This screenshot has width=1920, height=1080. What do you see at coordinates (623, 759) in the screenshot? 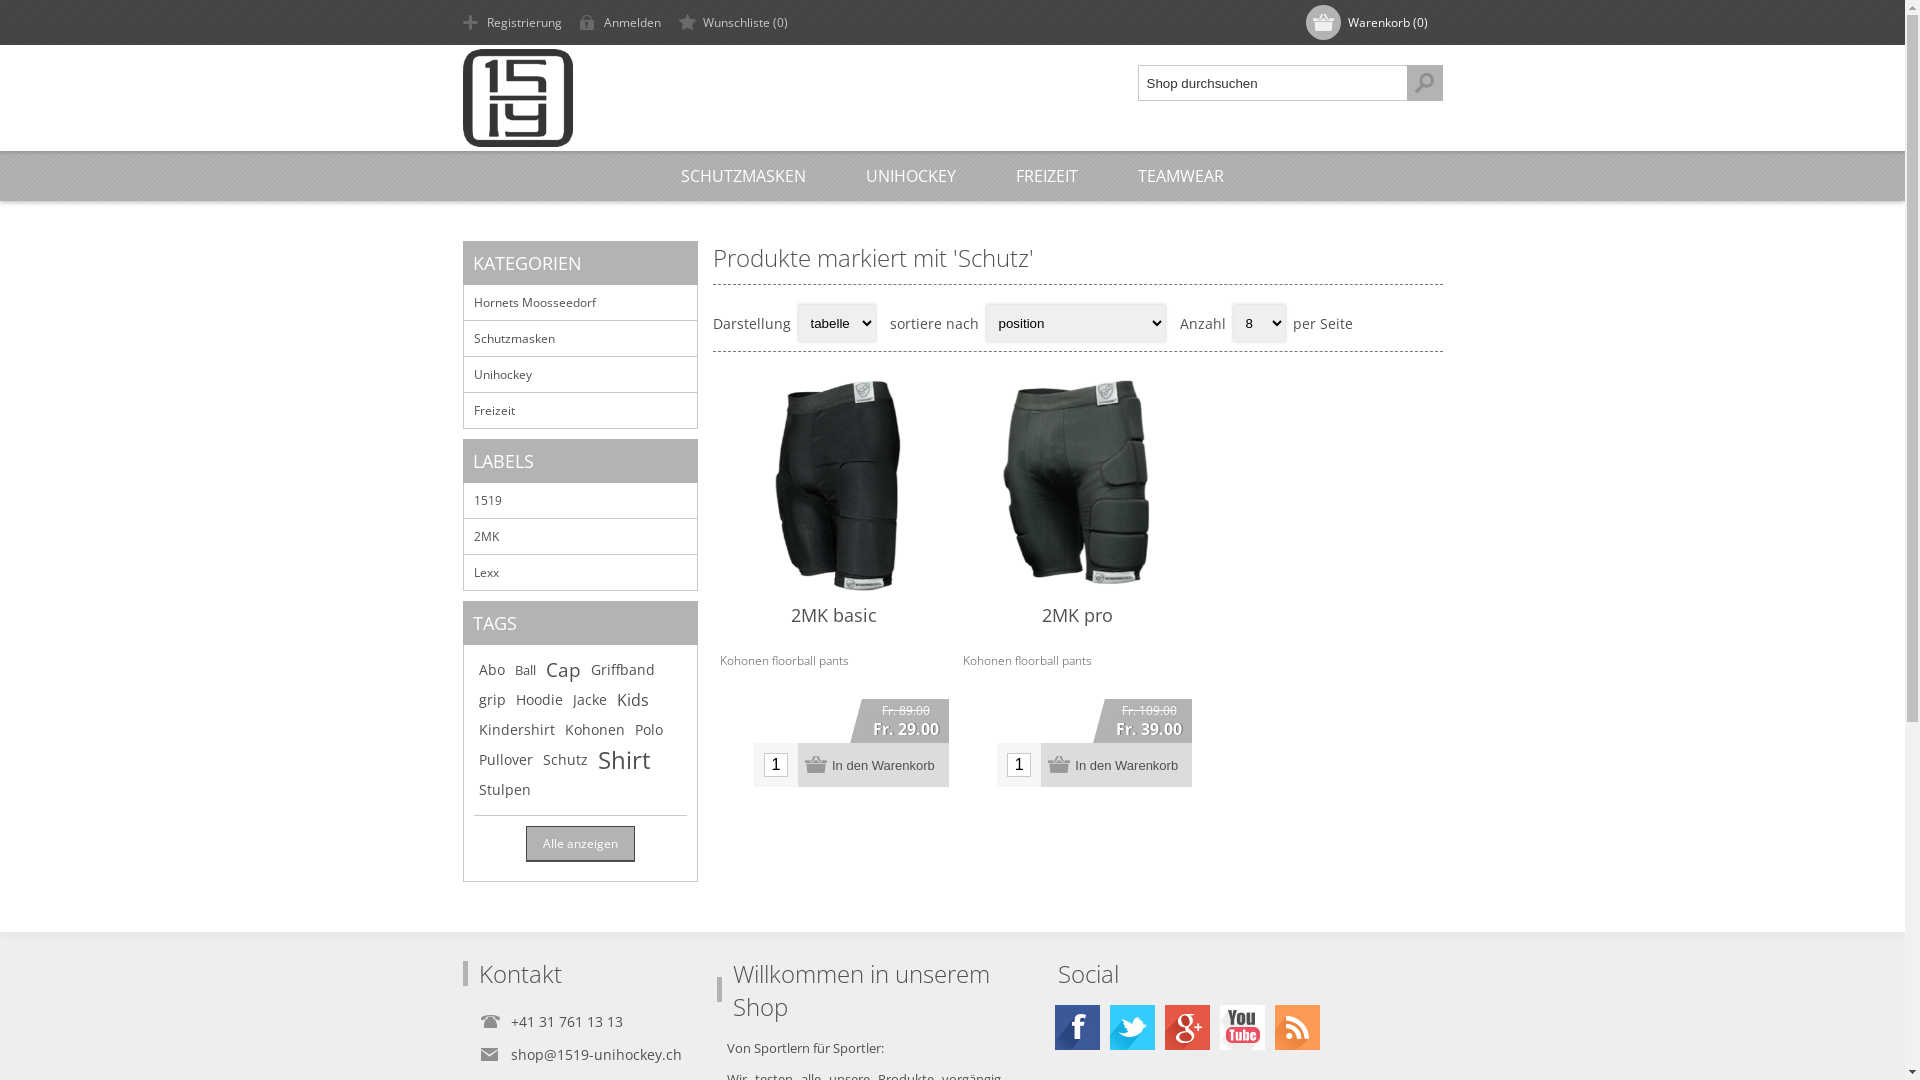
I see `'Shirt'` at bounding box center [623, 759].